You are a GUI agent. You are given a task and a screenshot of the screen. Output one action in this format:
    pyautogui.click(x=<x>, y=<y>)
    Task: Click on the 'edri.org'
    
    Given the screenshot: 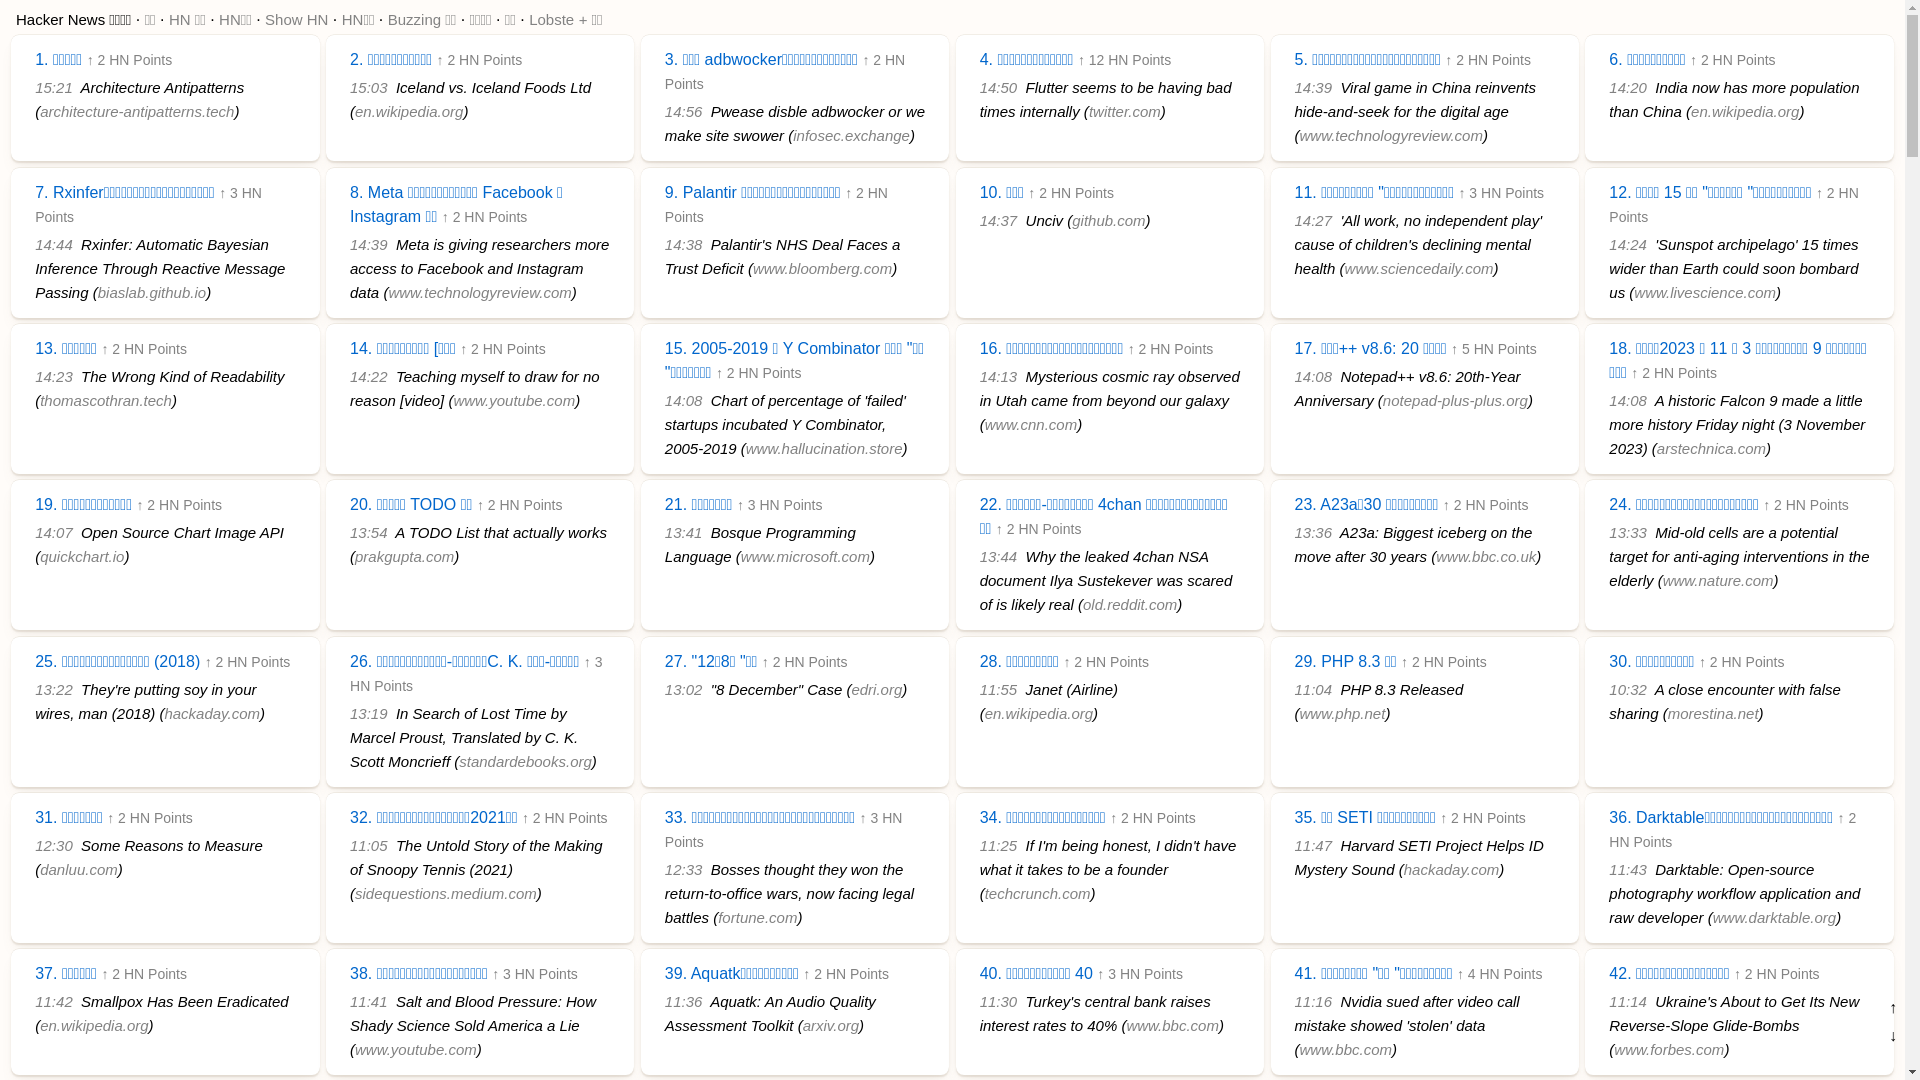 What is the action you would take?
    pyautogui.click(x=850, y=688)
    